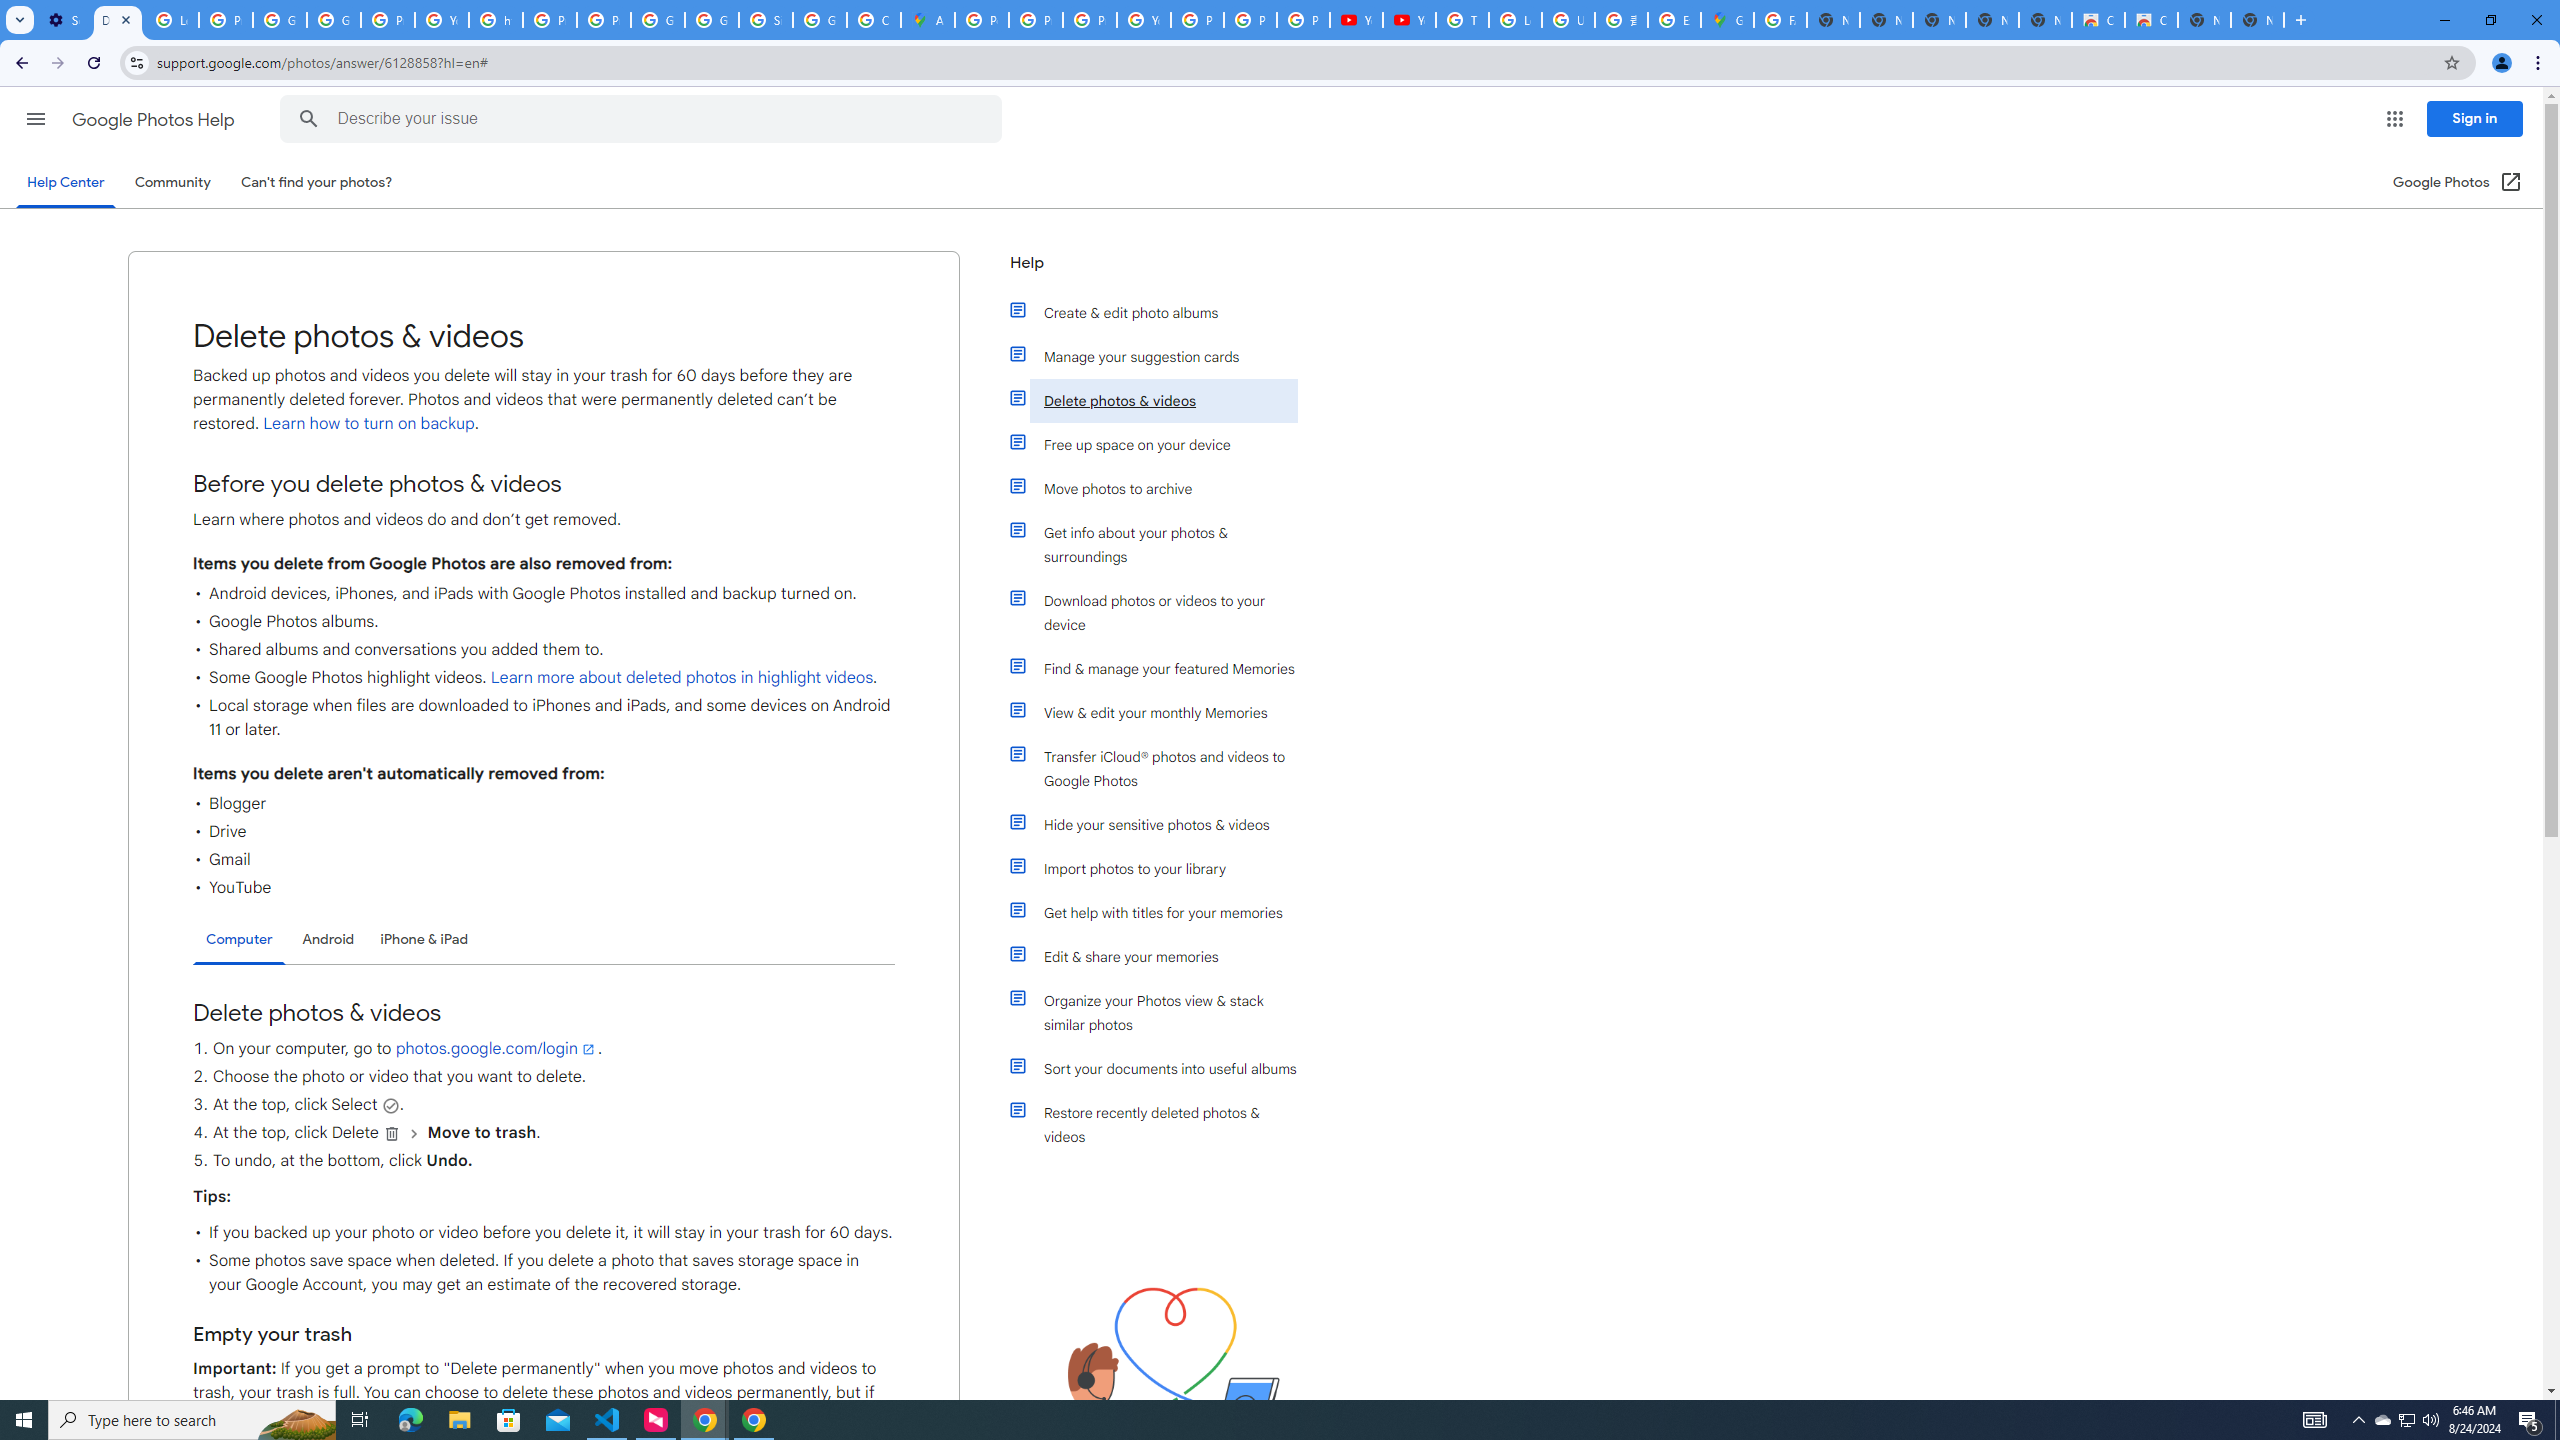 The height and width of the screenshot is (1440, 2560). Describe the element at coordinates (34, 118) in the screenshot. I see `'Main menu'` at that location.